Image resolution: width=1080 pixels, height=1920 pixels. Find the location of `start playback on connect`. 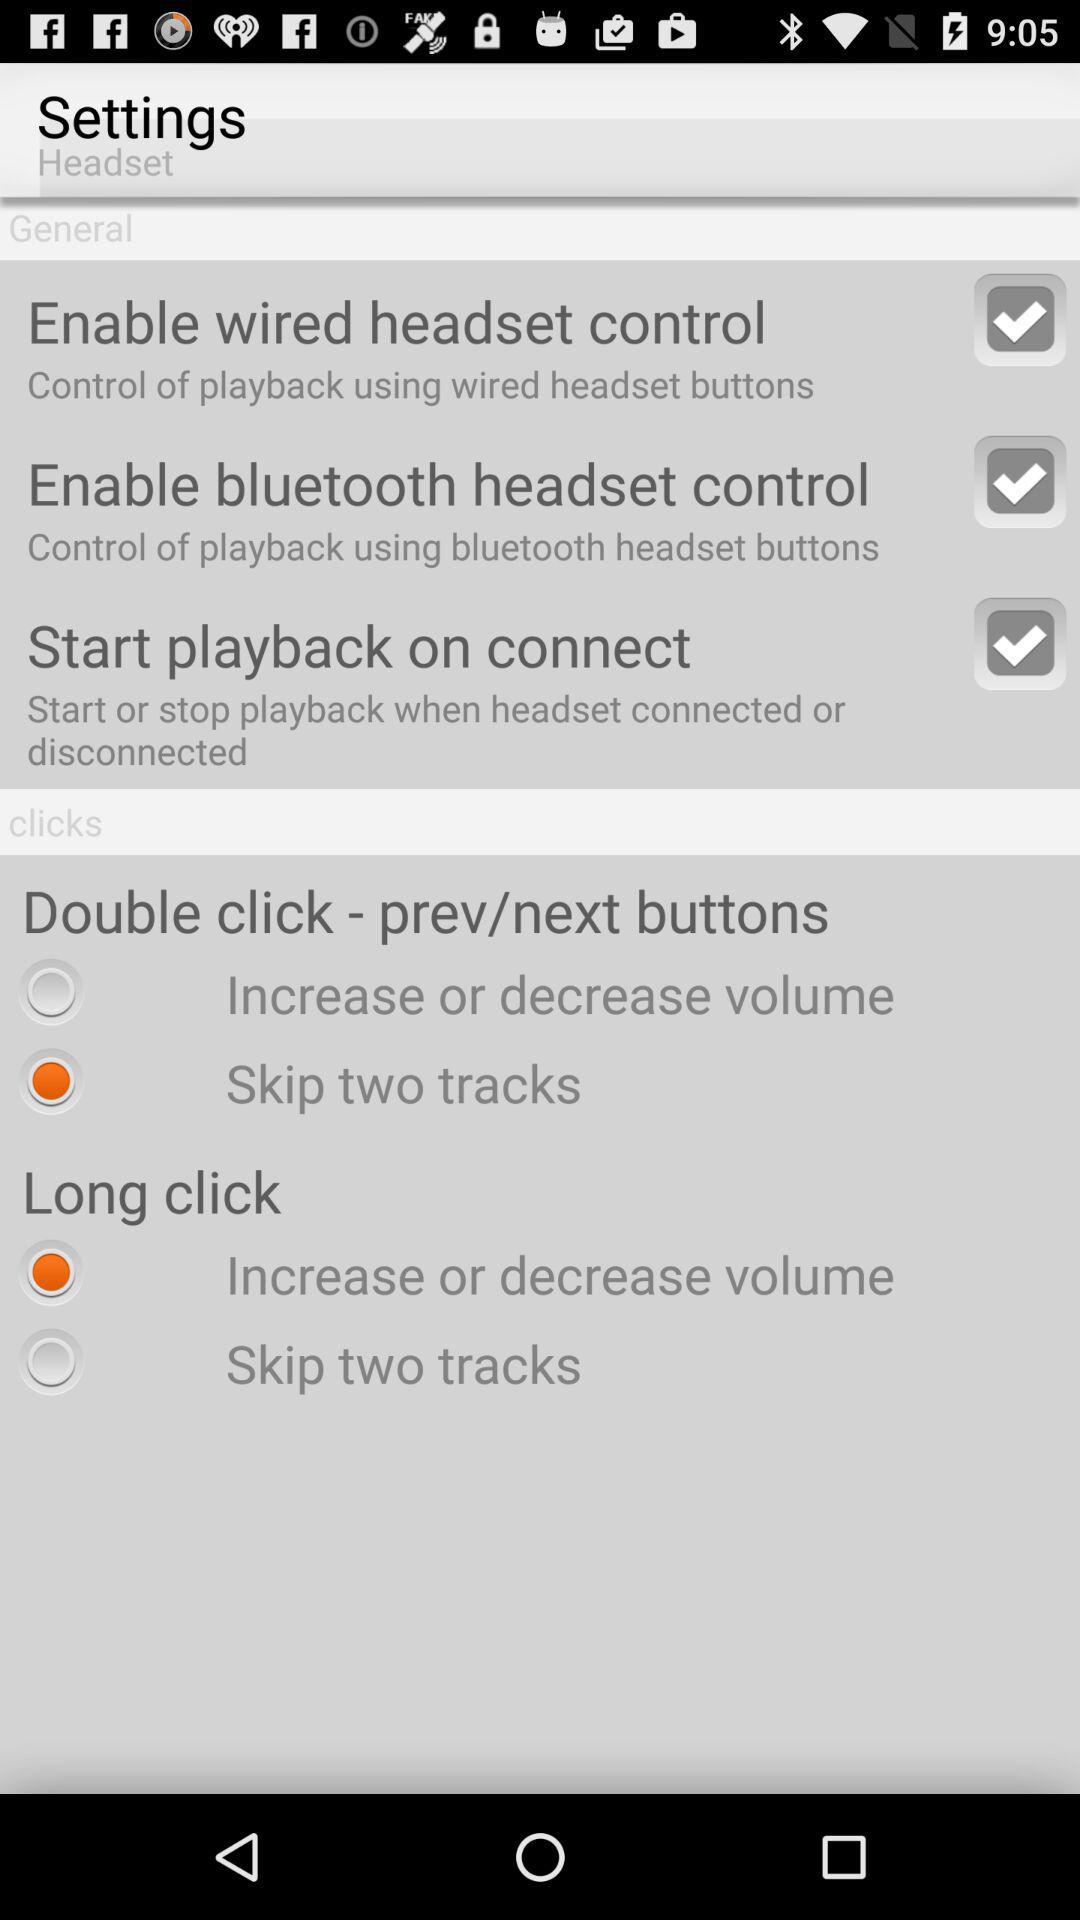

start playback on connect is located at coordinates (1020, 643).